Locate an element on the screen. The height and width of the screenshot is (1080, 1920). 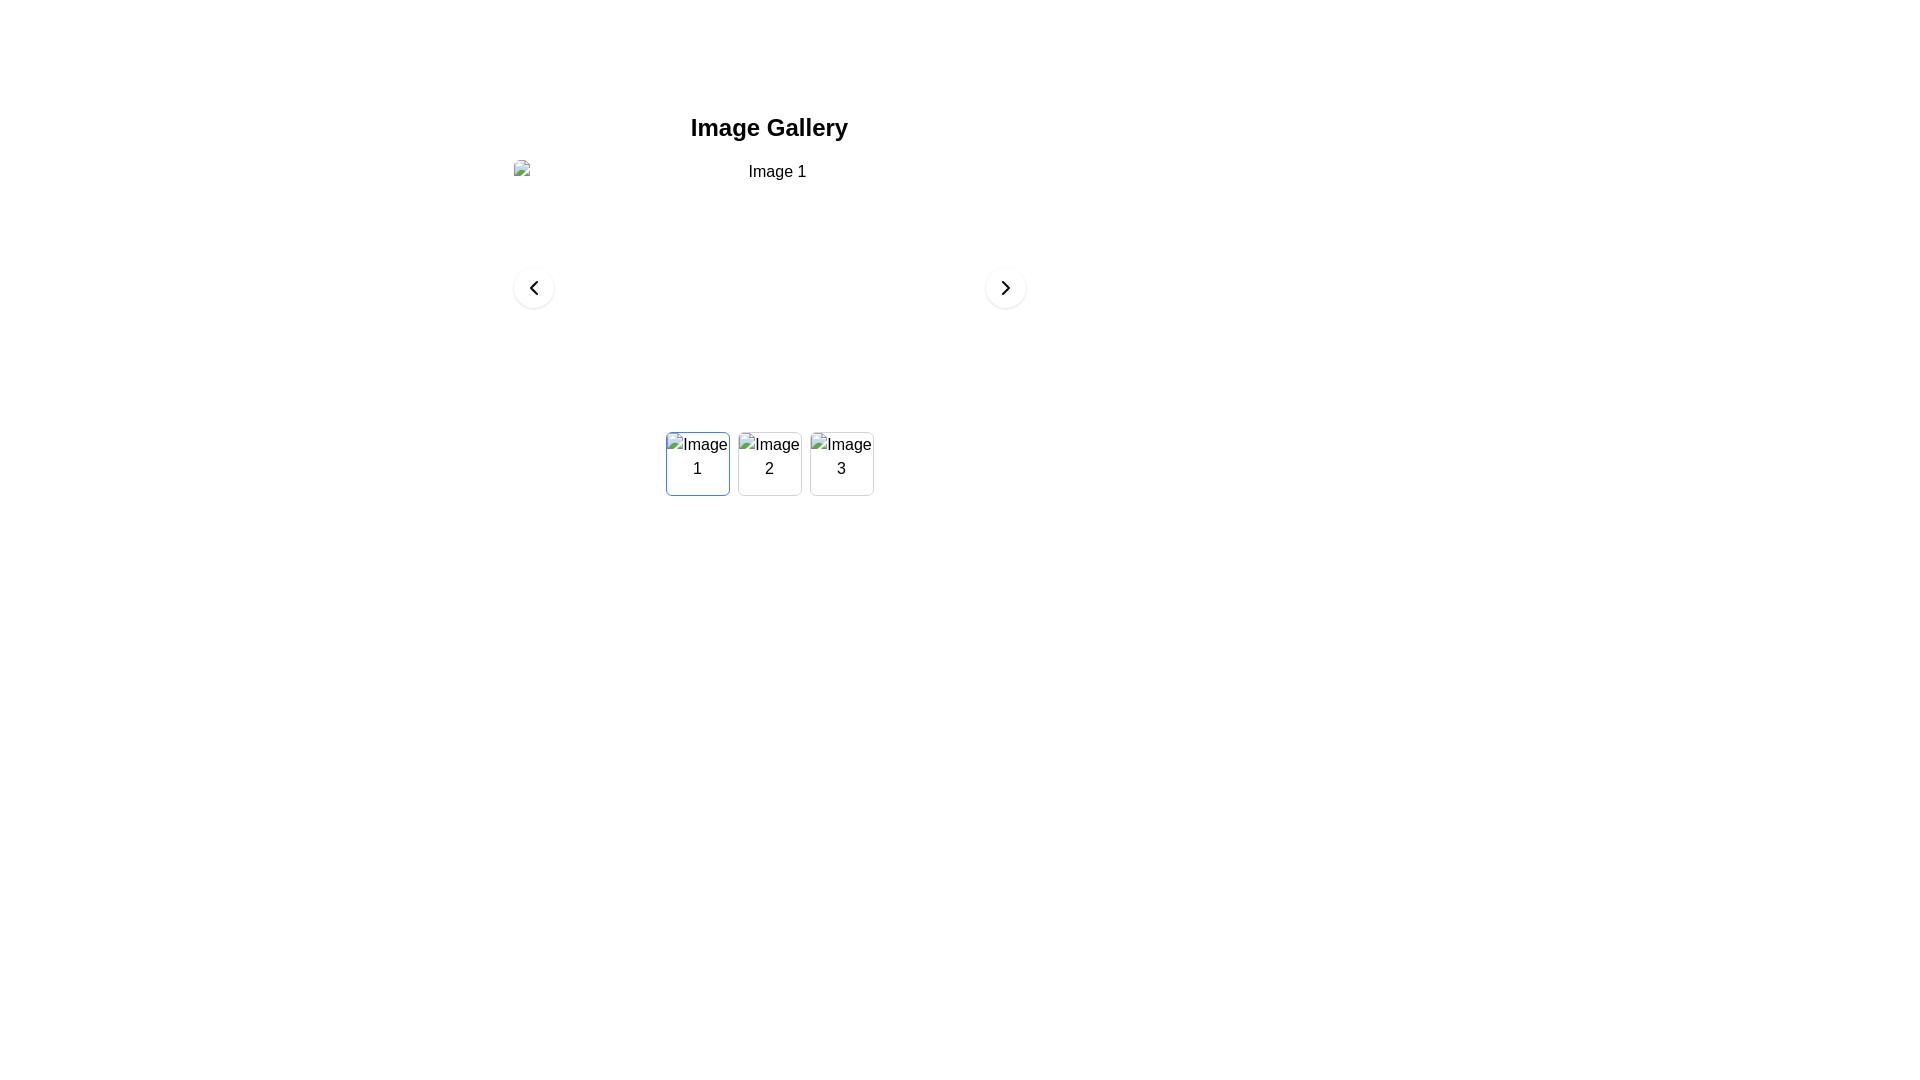
the navigation icon represented by the 'lucide-chevron-left' class is located at coordinates (533, 288).